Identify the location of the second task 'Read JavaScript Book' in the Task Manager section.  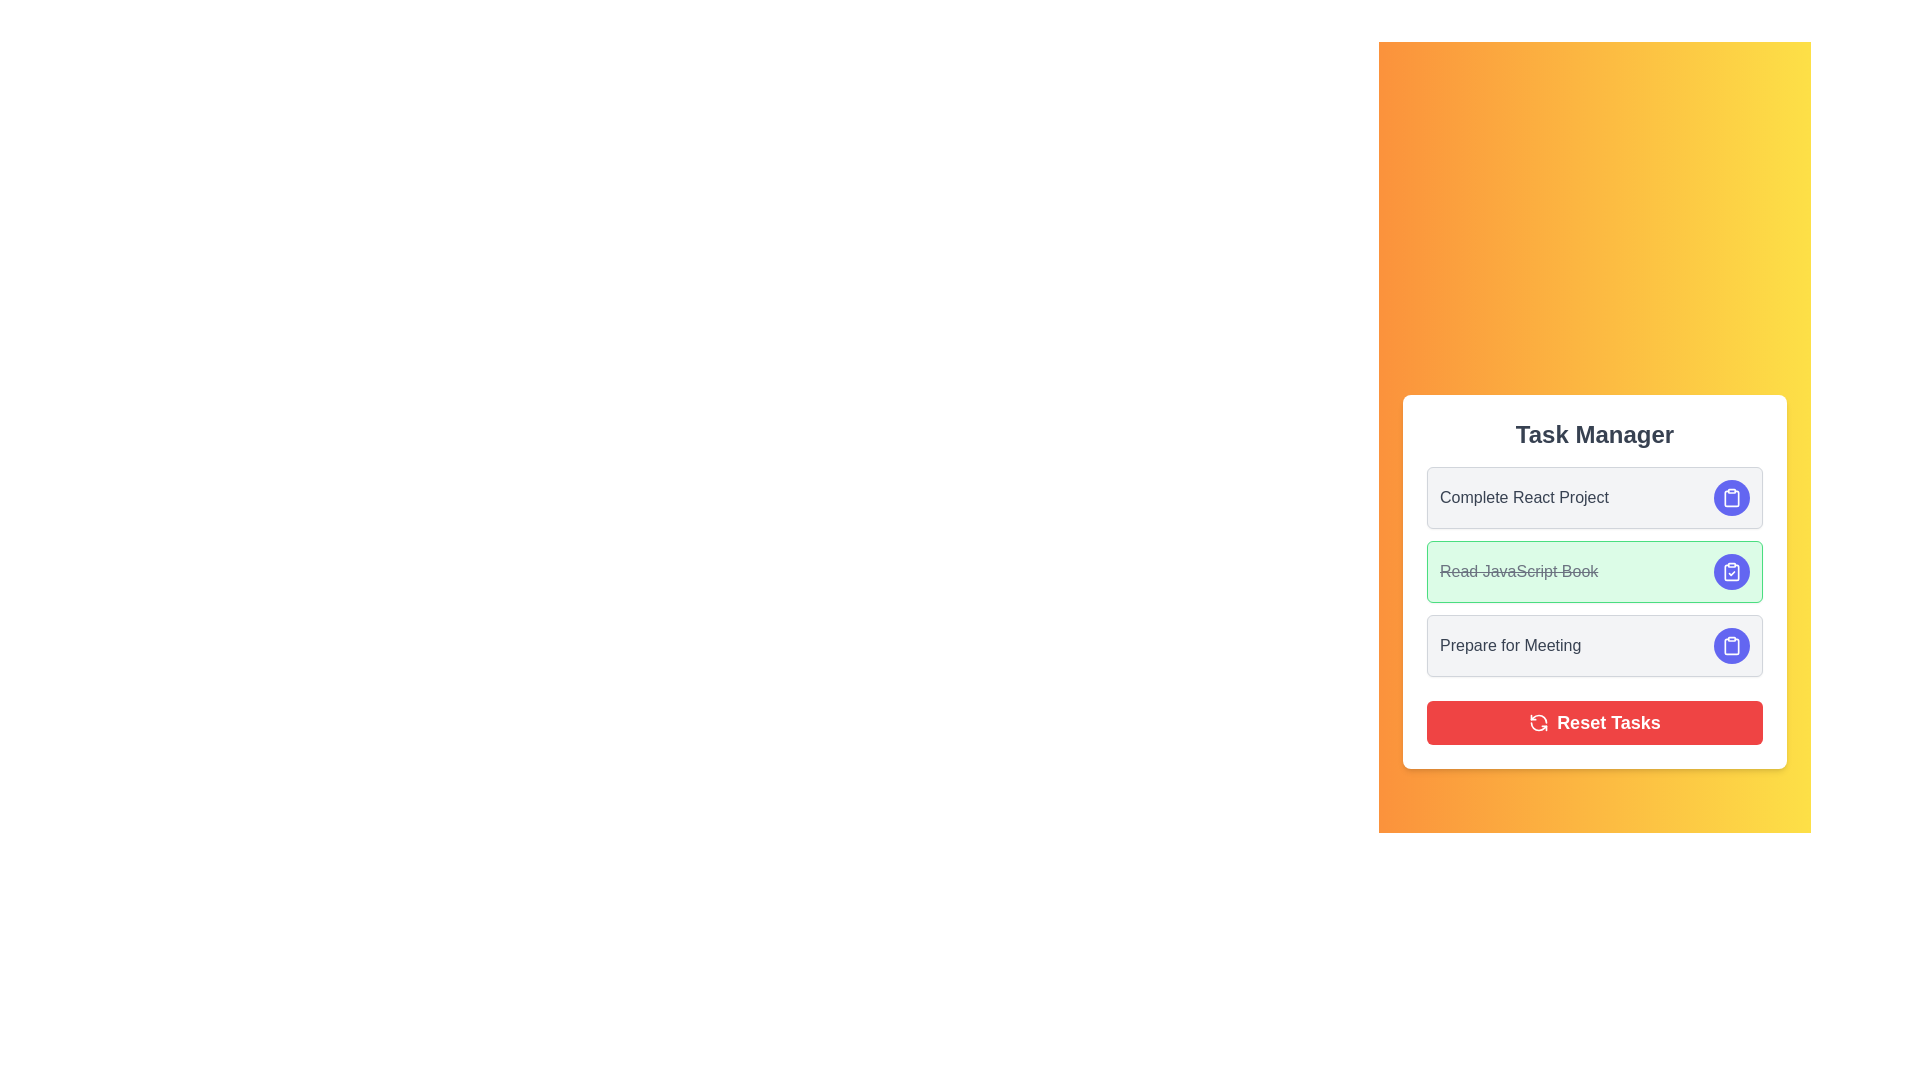
(1593, 571).